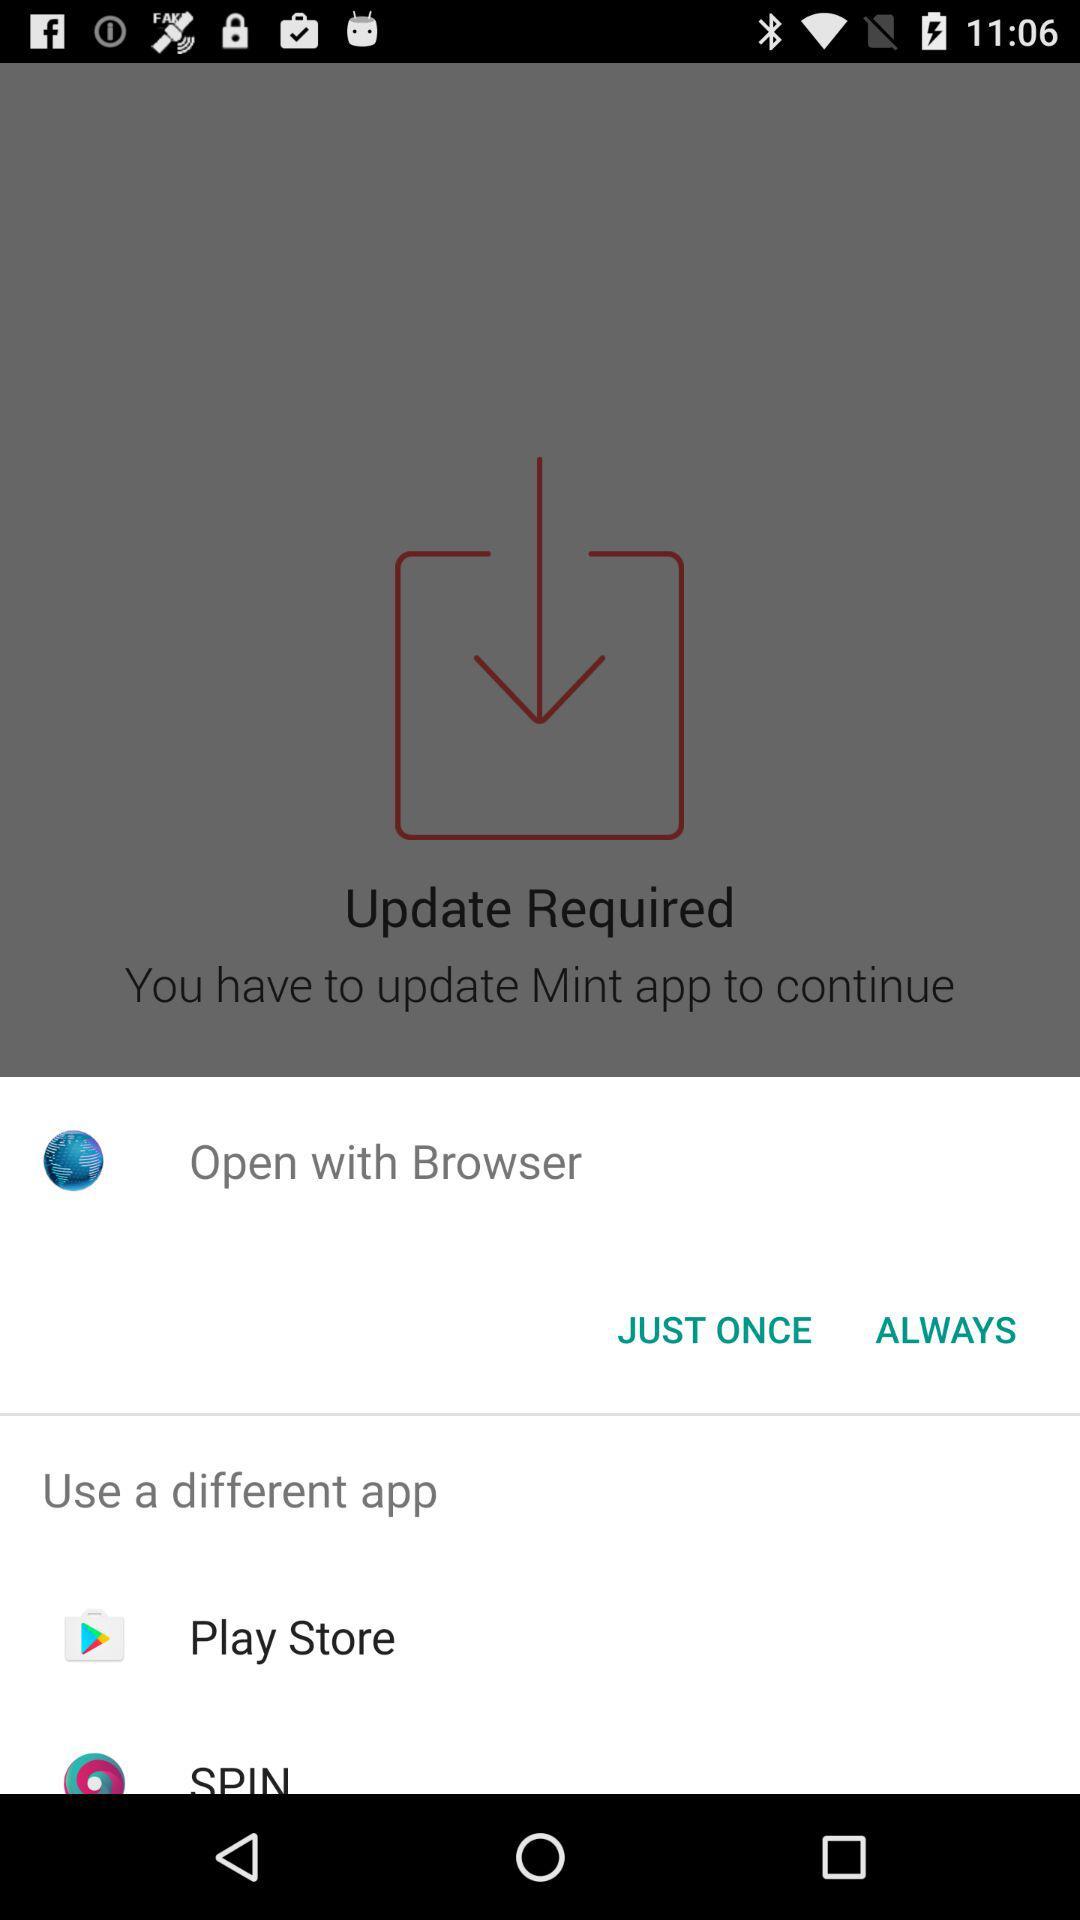 This screenshot has width=1080, height=1920. I want to click on the item next to always button, so click(713, 1329).